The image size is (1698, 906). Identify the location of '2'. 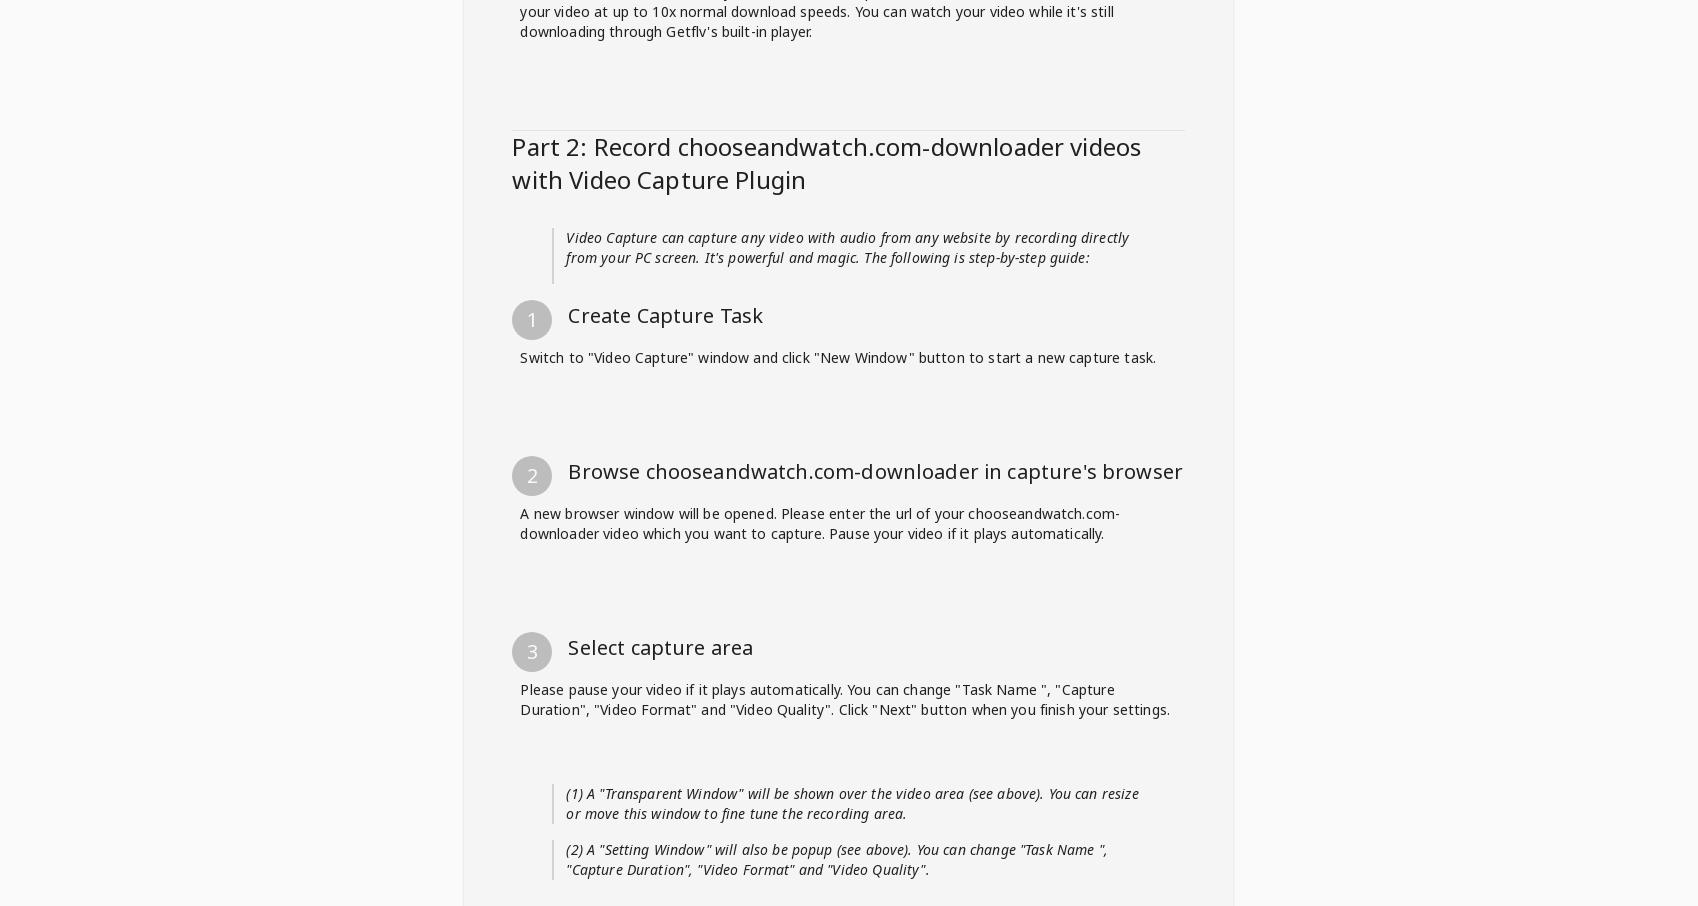
(531, 277).